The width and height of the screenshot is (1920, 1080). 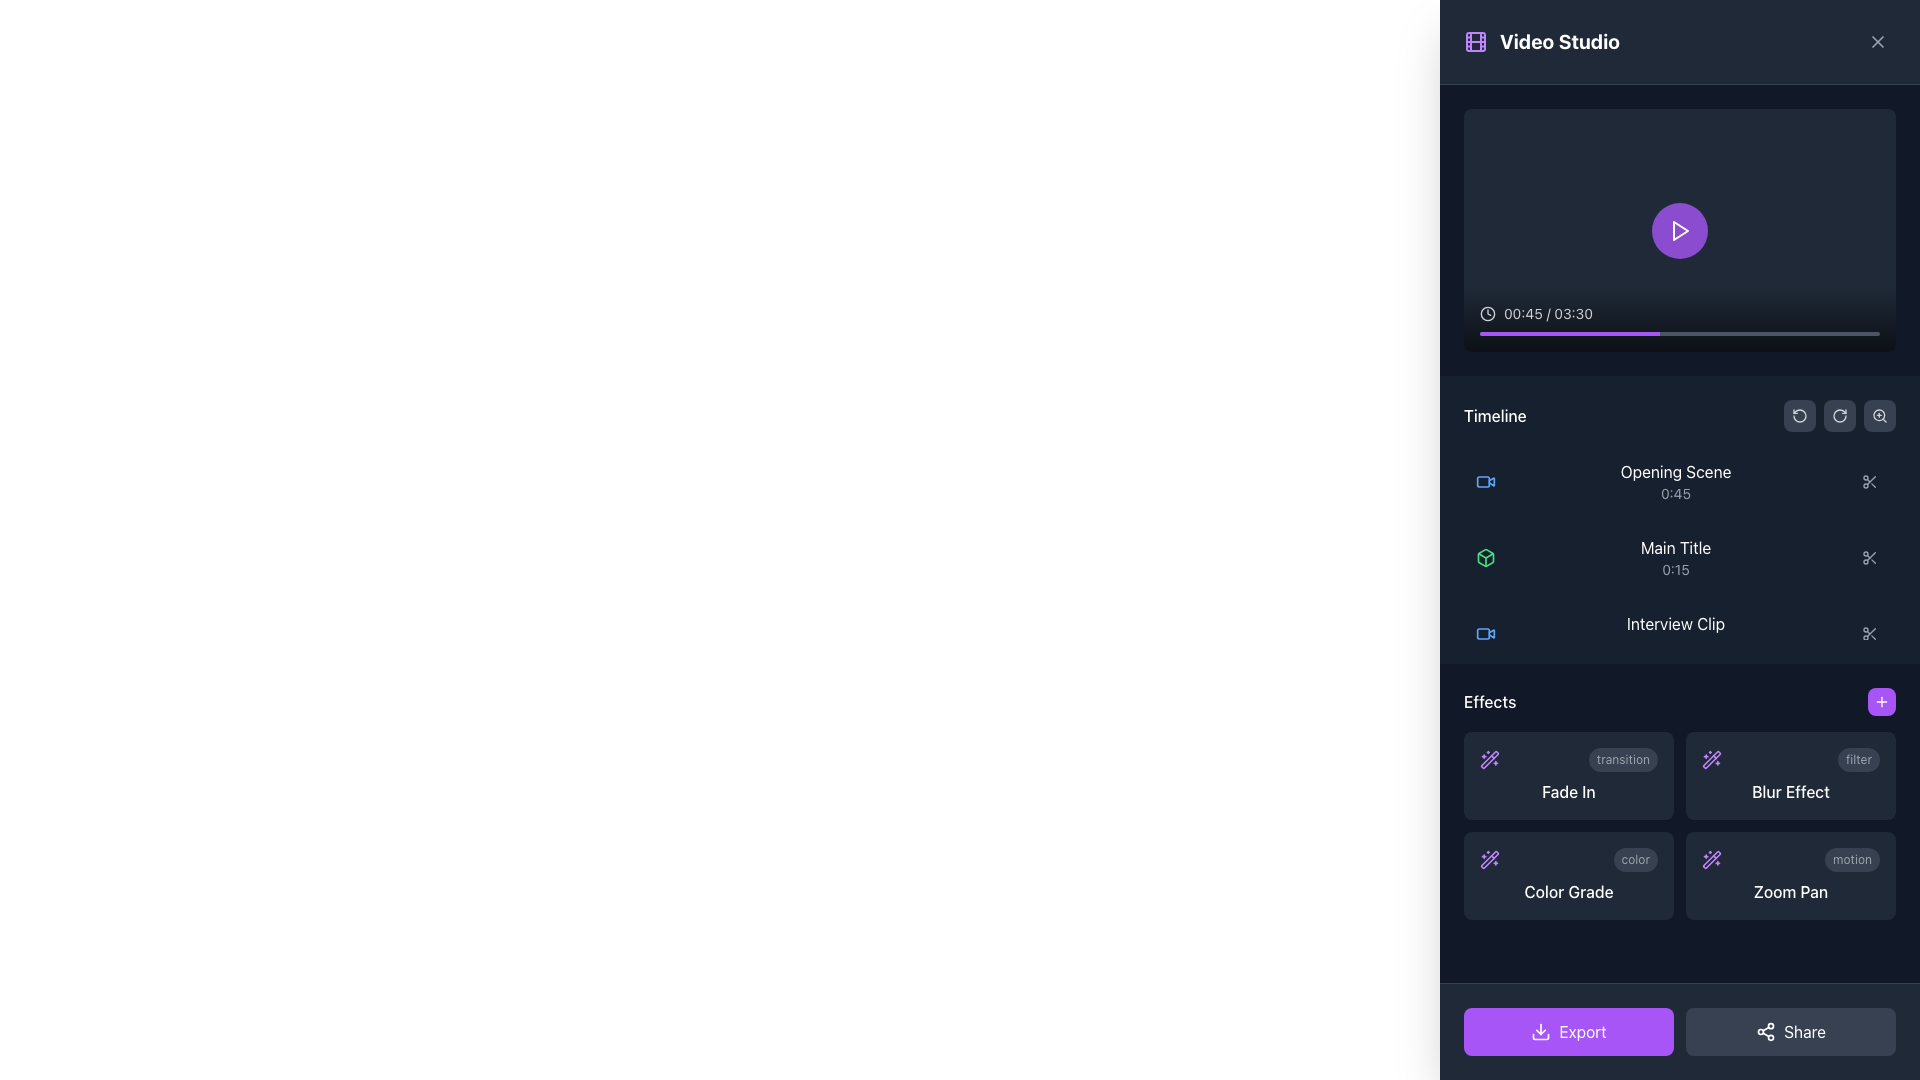 I want to click on the non-interactive SVG component representing a video clip in the timeline section, so click(x=1483, y=633).